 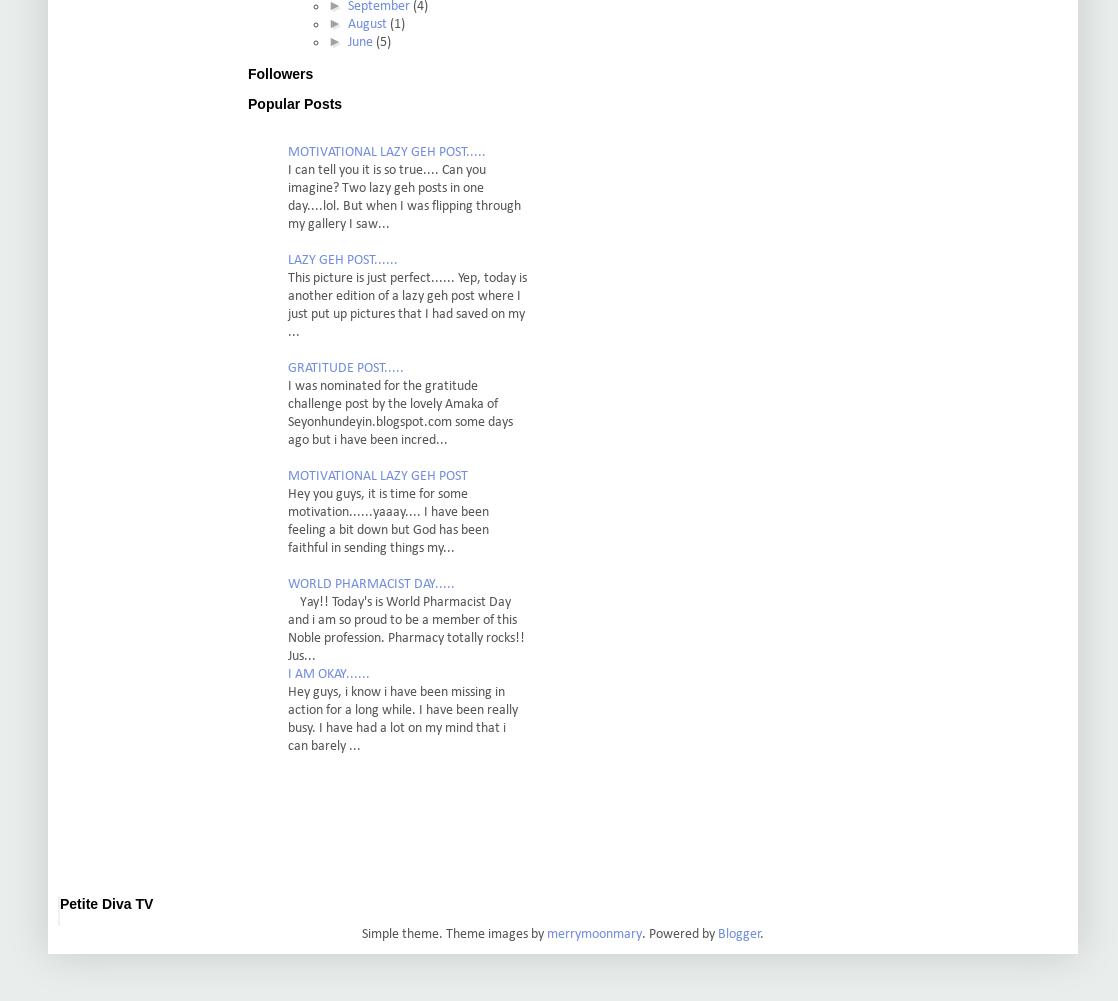 What do you see at coordinates (717, 933) in the screenshot?
I see `'Blogger'` at bounding box center [717, 933].